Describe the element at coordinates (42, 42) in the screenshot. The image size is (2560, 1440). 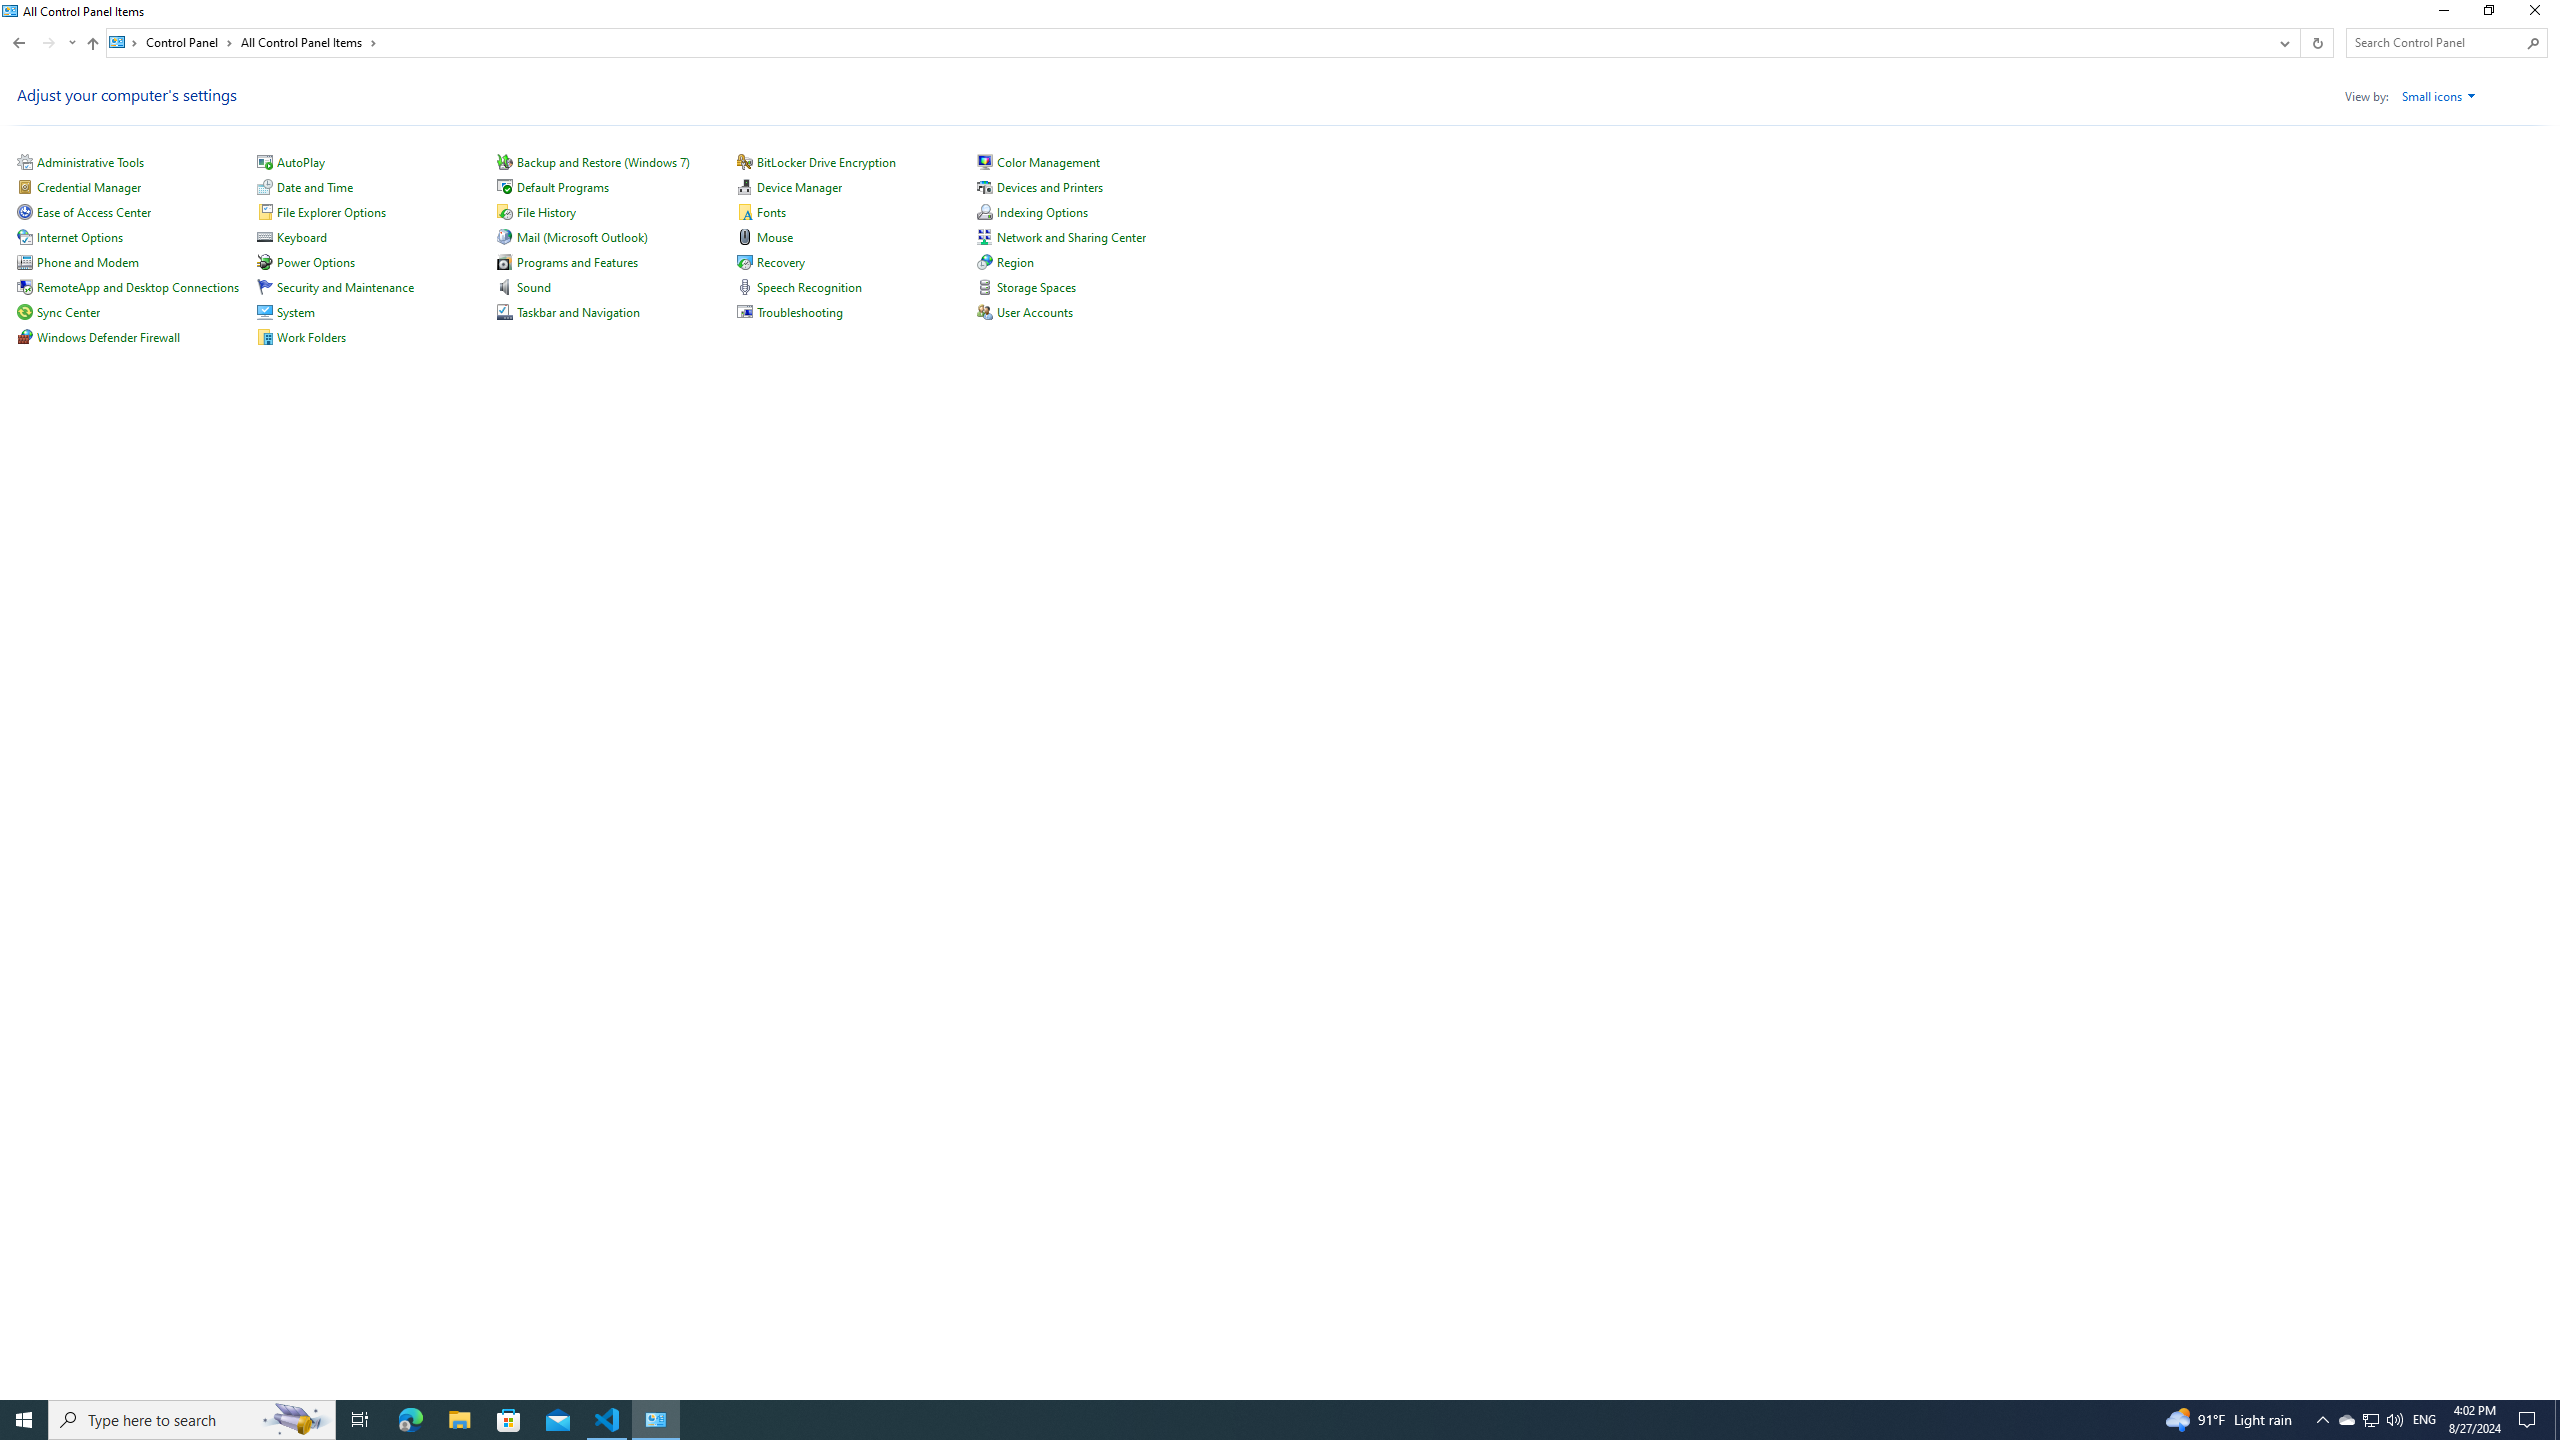
I see `'Navigation buttons'` at that location.